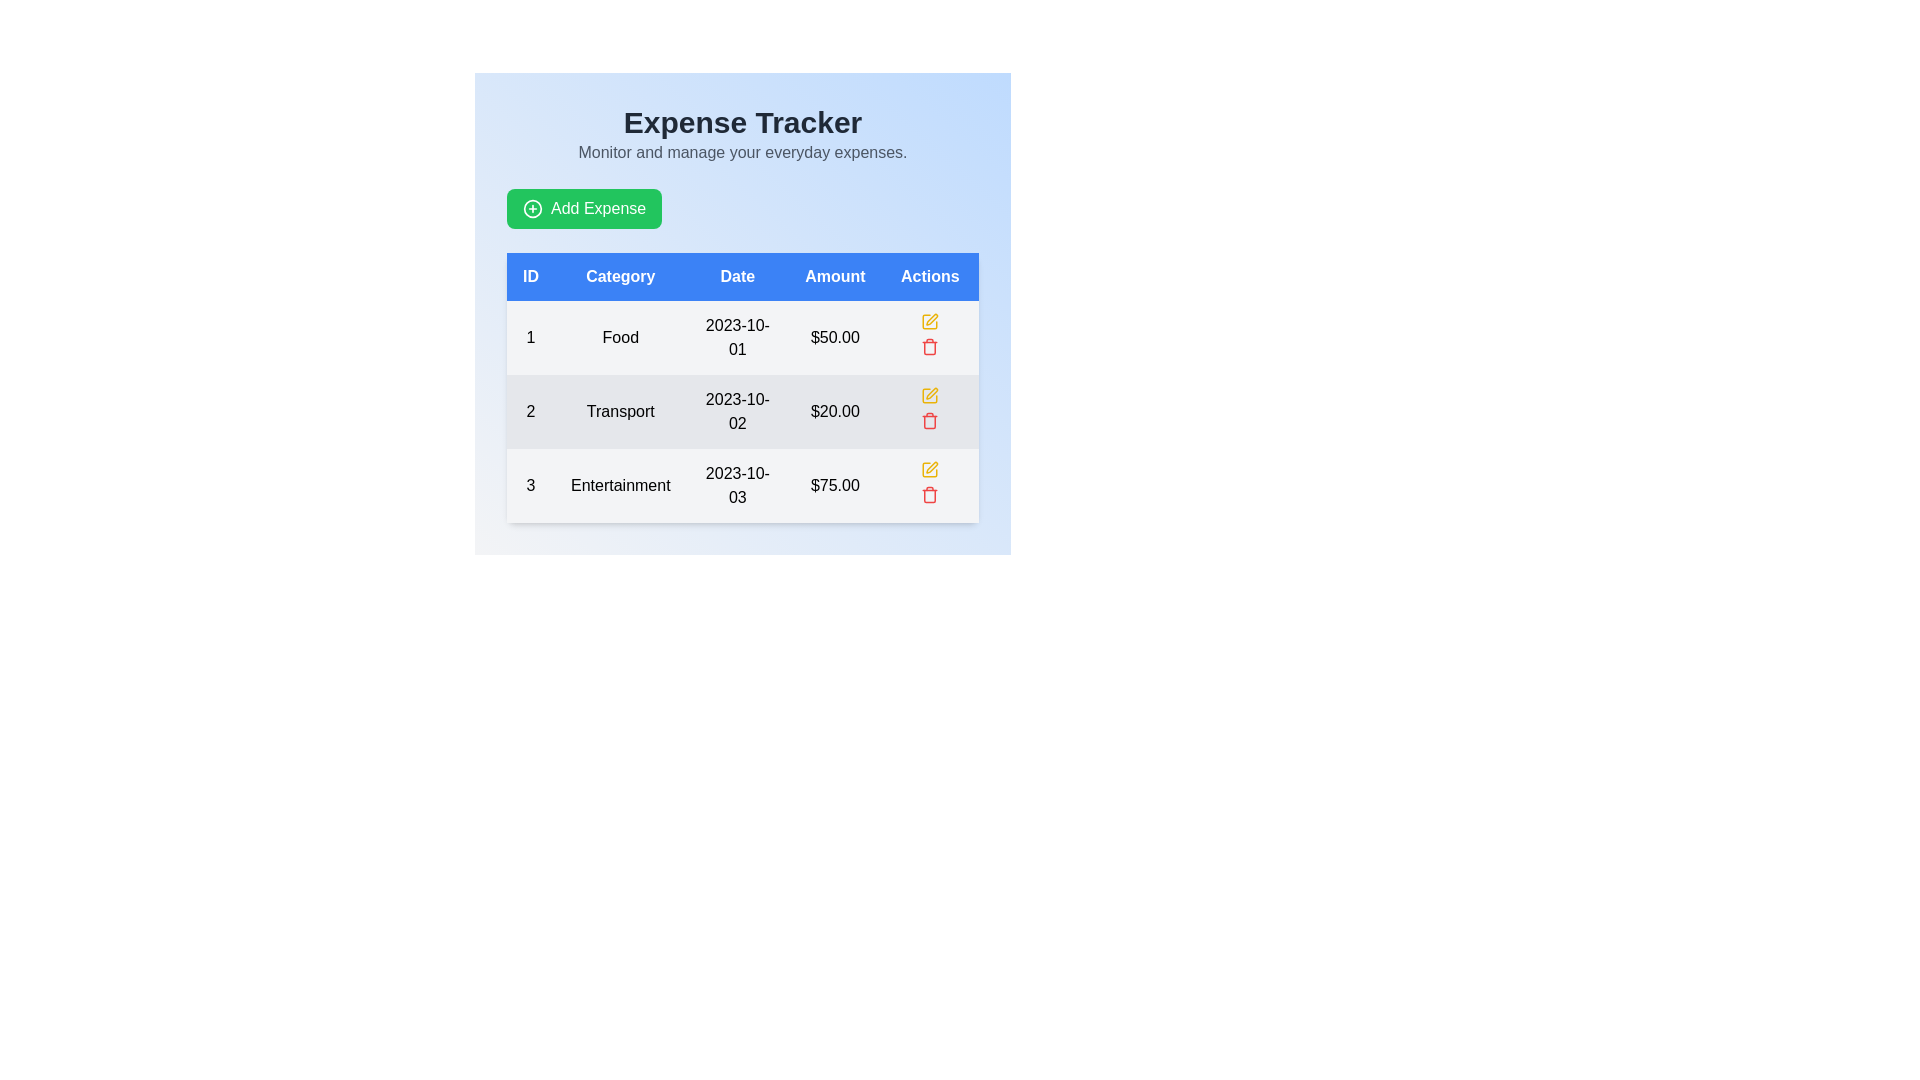 This screenshot has width=1920, height=1080. What do you see at coordinates (929, 495) in the screenshot?
I see `the trash icon in the third row of the Actions column to initiate the delete action` at bounding box center [929, 495].